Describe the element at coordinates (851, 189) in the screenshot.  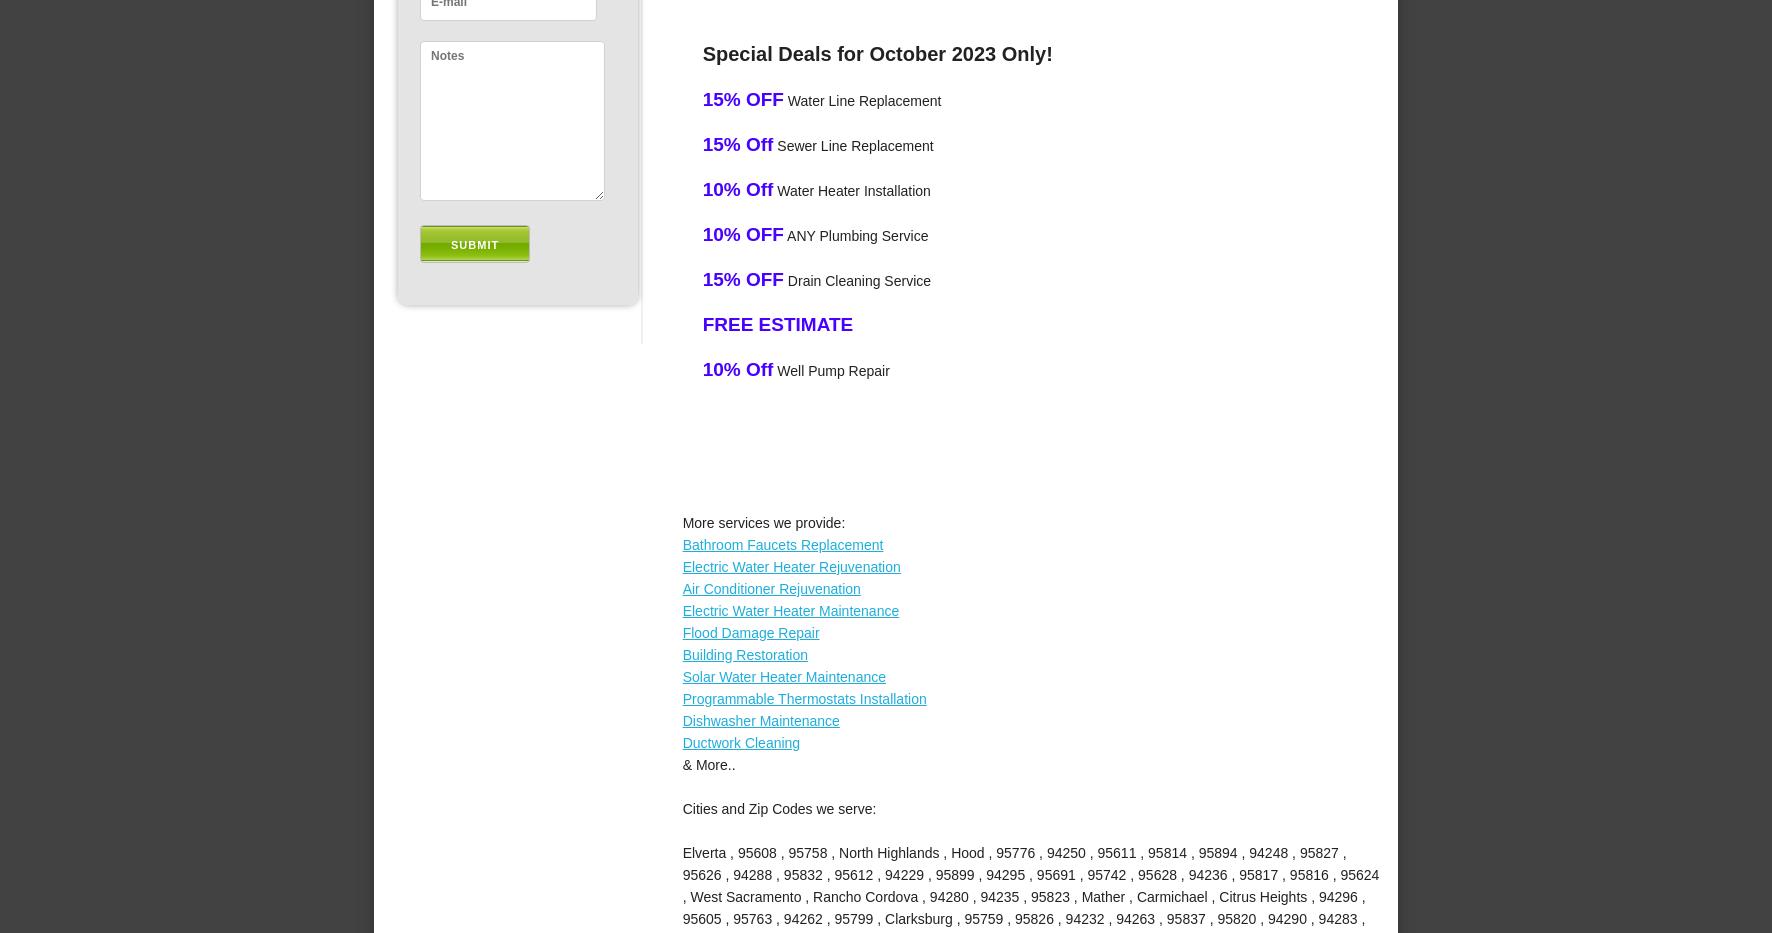
I see `'Water Heater Installation'` at that location.